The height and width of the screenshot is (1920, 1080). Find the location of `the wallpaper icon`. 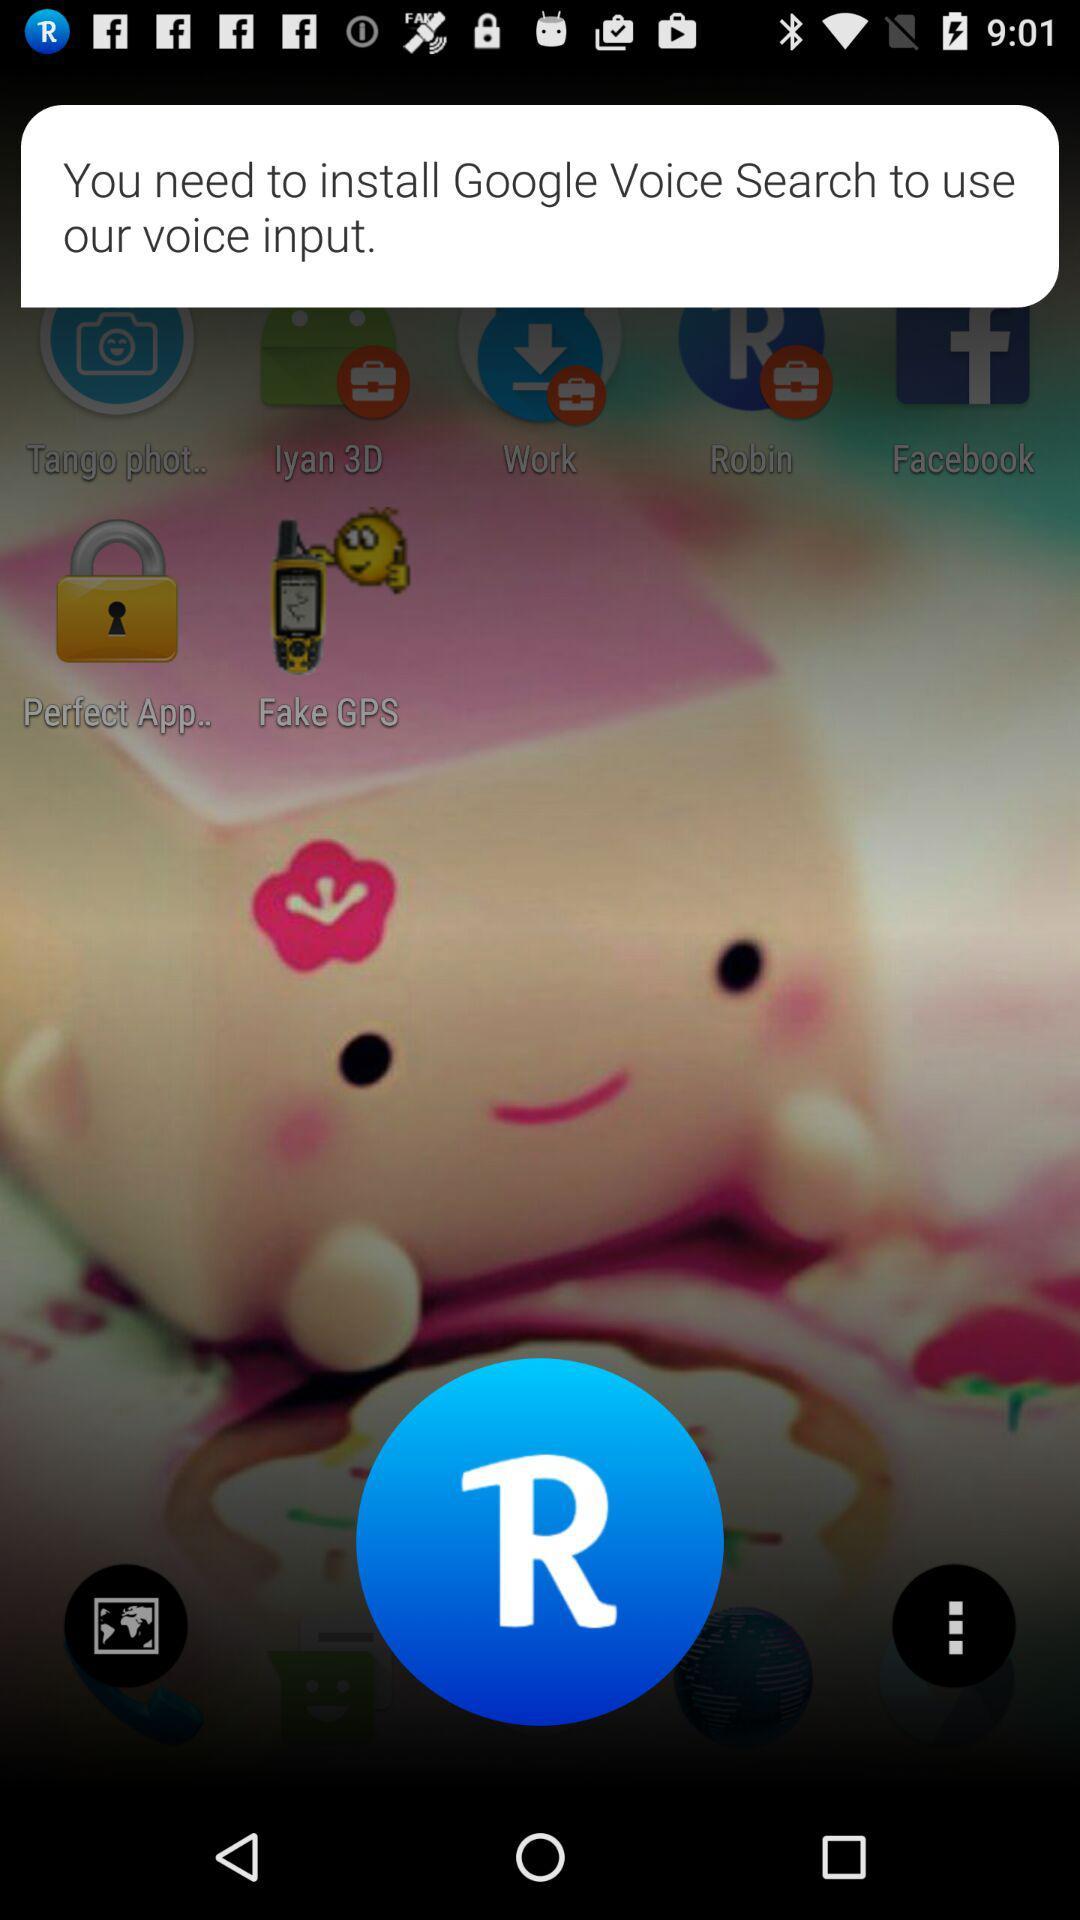

the wallpaper icon is located at coordinates (126, 1739).